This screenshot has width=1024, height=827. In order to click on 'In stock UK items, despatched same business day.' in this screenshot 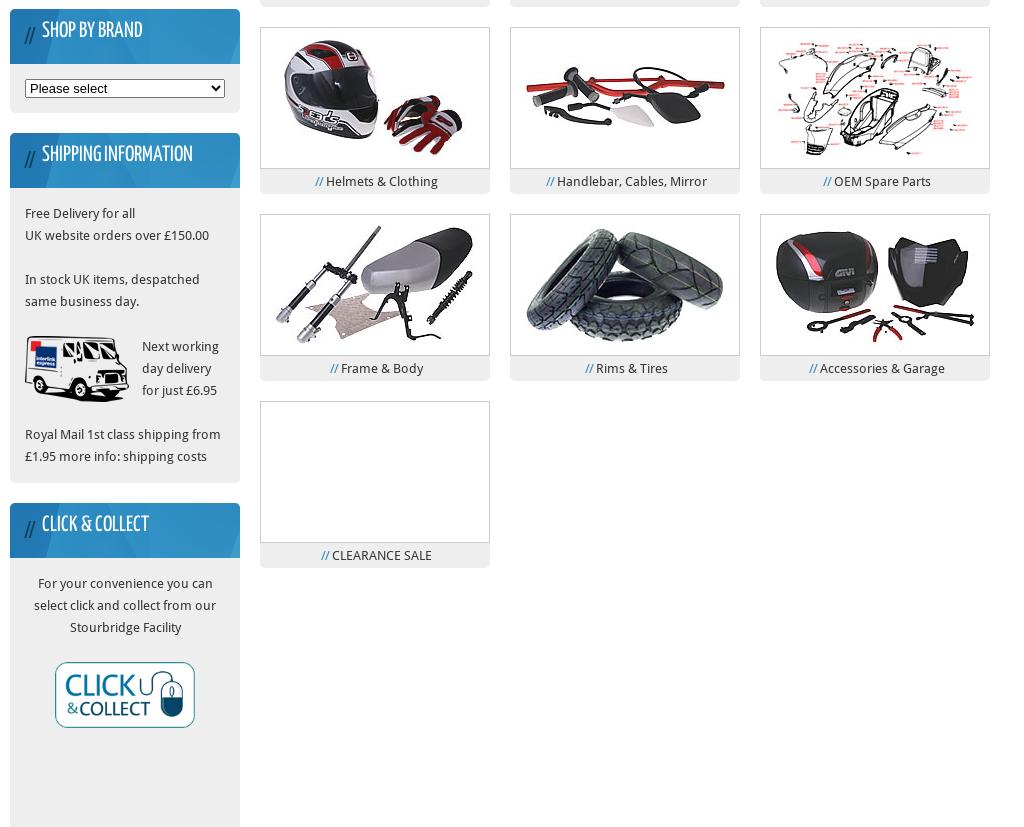, I will do `click(24, 289)`.